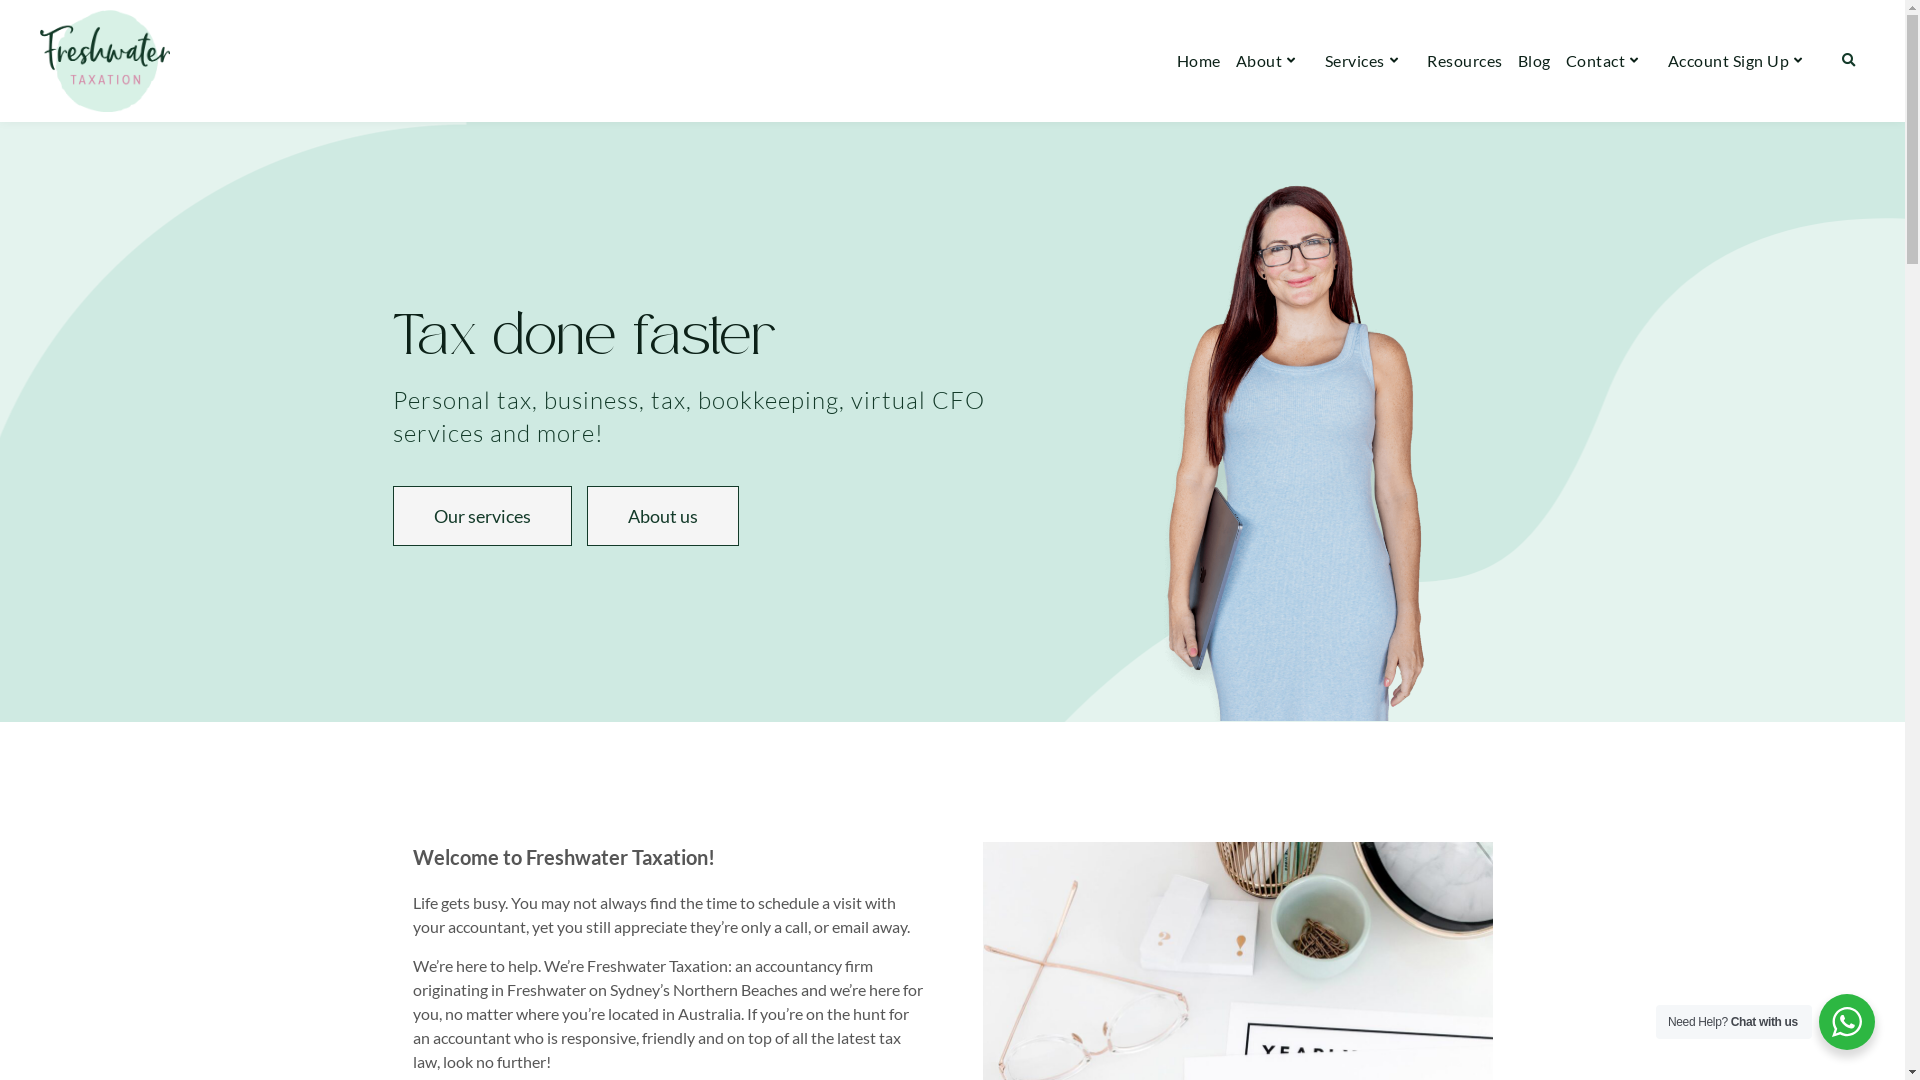 The image size is (1920, 1080). Describe the element at coordinates (1176, 60) in the screenshot. I see `'Home'` at that location.